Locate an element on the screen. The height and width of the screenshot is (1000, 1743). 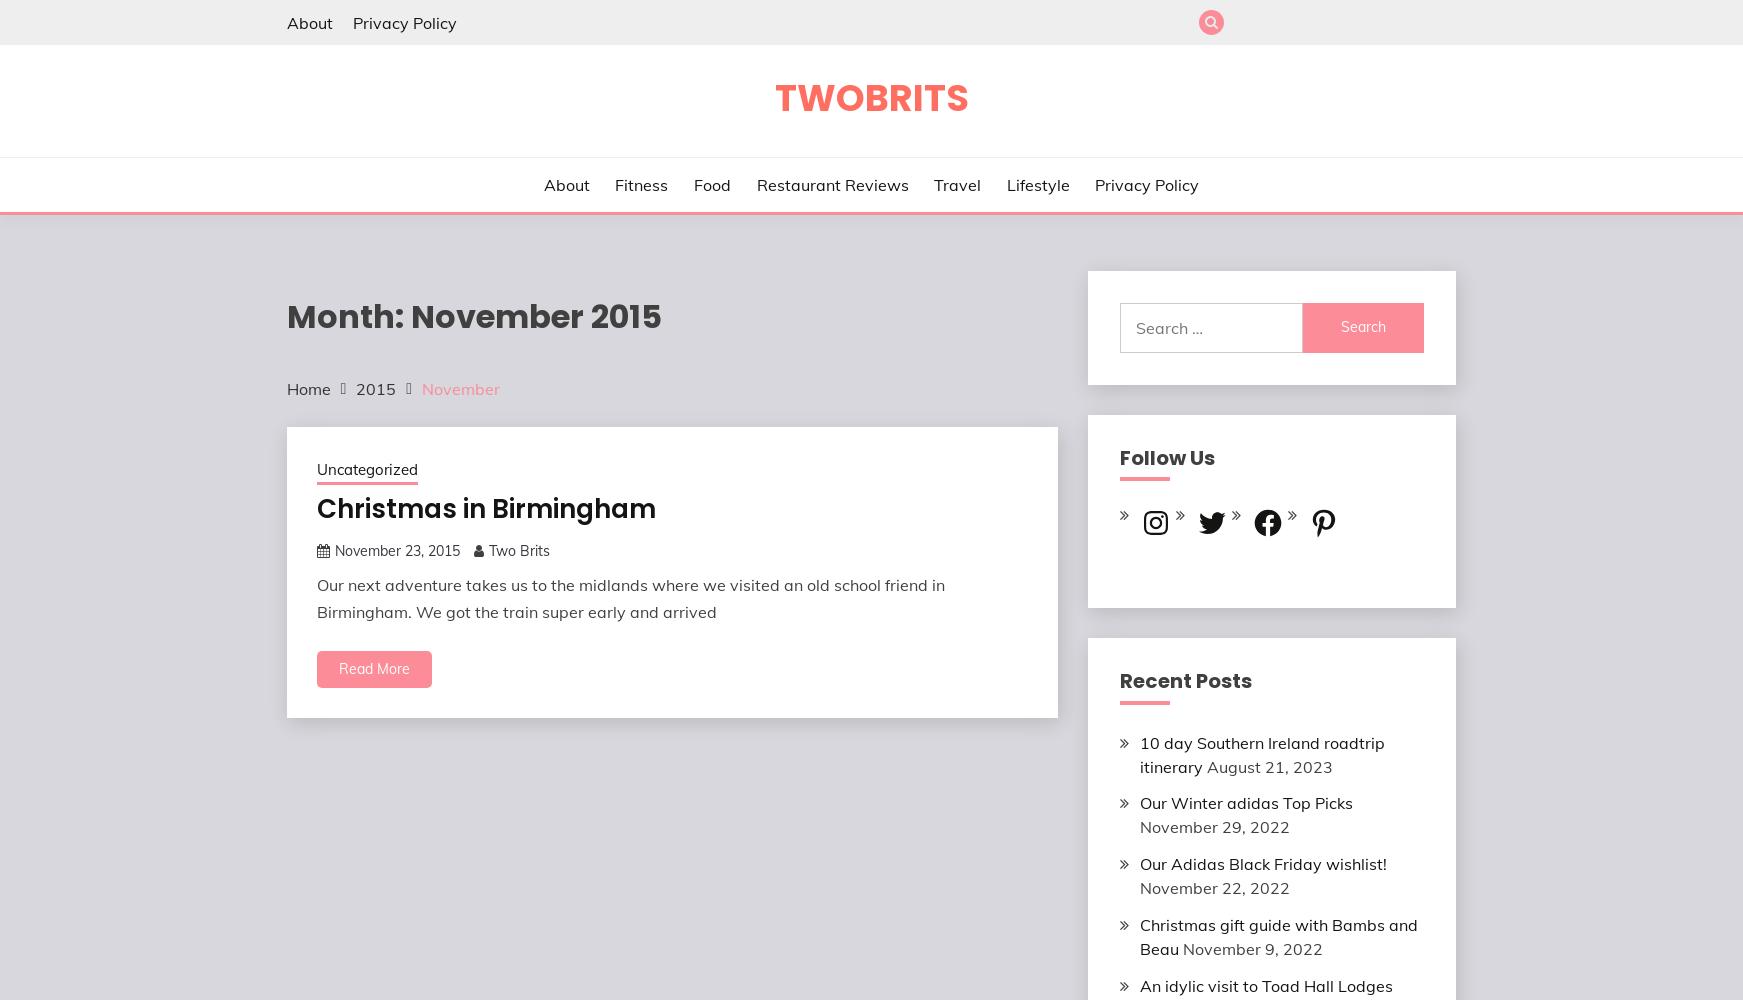
'Our Adidas Black Friday wishlist!' is located at coordinates (1139, 863).